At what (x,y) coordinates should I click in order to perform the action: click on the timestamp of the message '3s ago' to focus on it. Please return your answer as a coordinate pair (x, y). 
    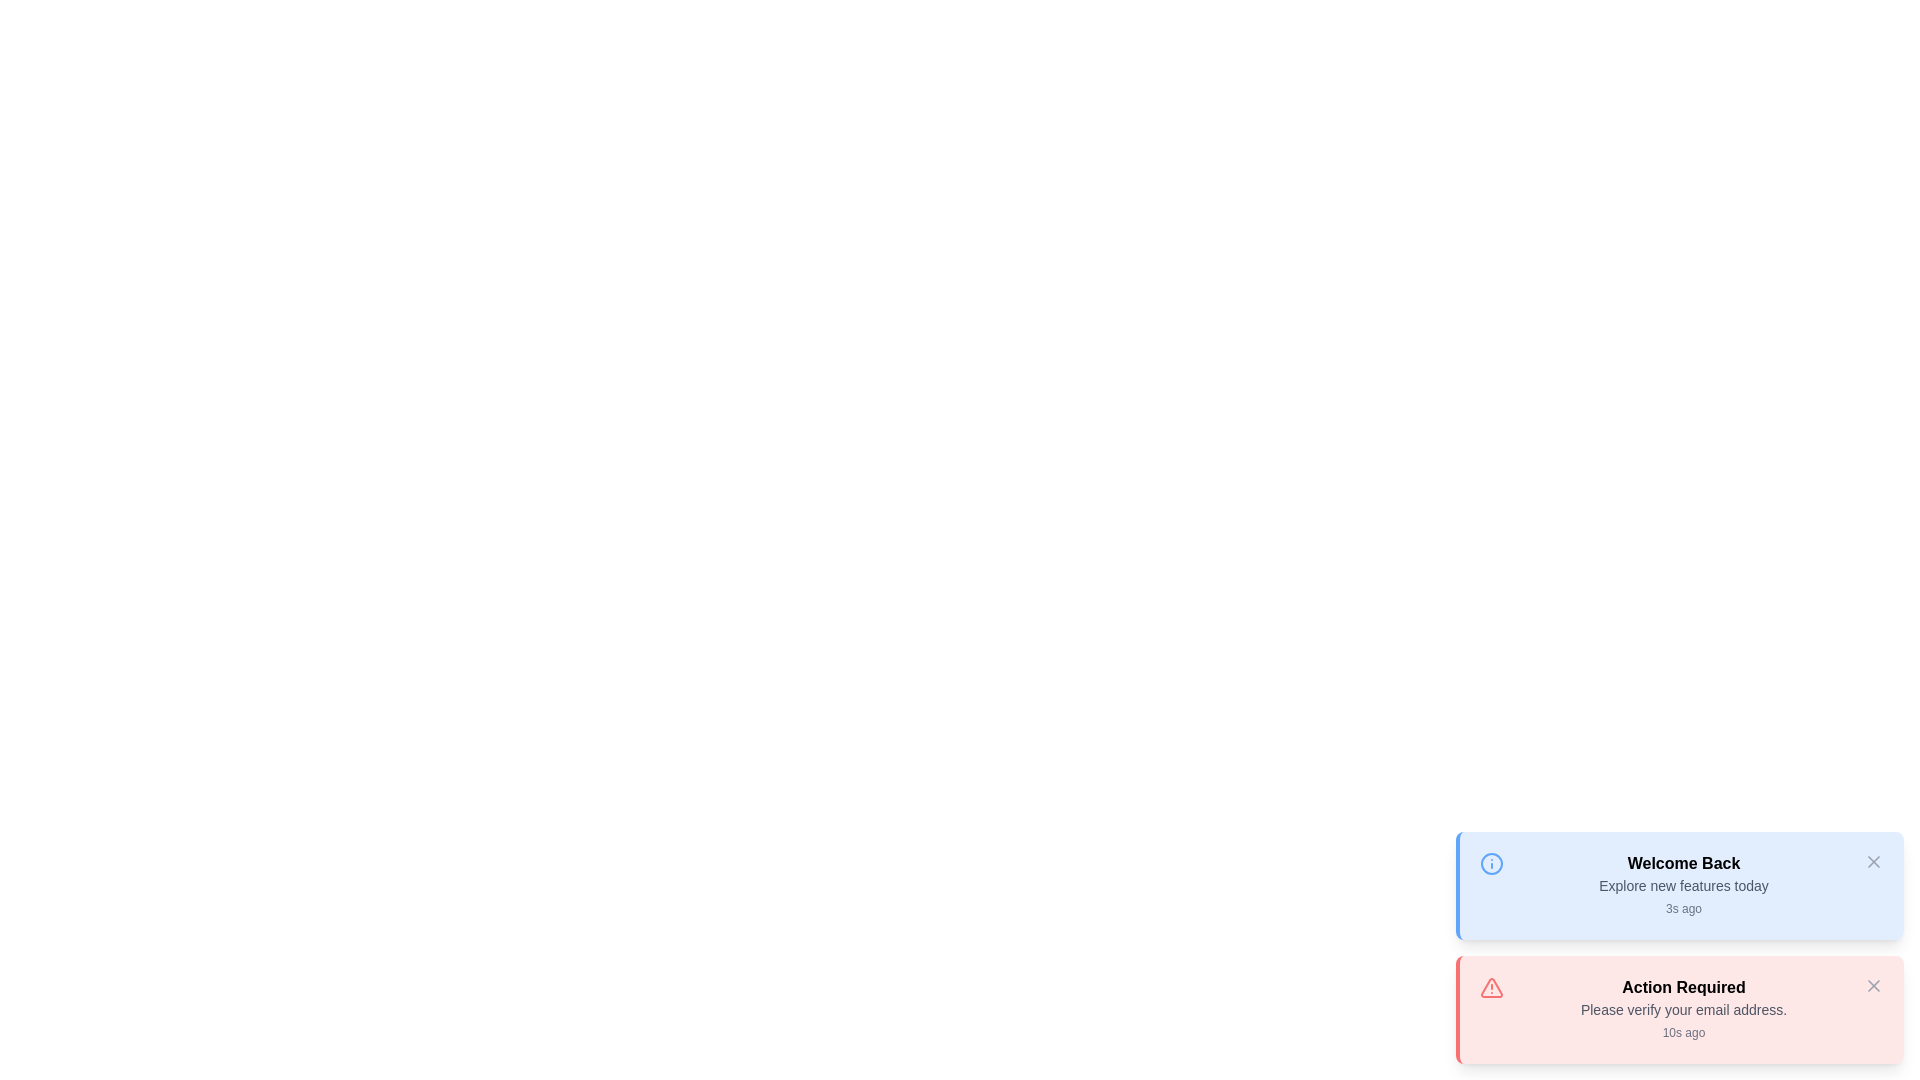
    Looking at the image, I should click on (1683, 909).